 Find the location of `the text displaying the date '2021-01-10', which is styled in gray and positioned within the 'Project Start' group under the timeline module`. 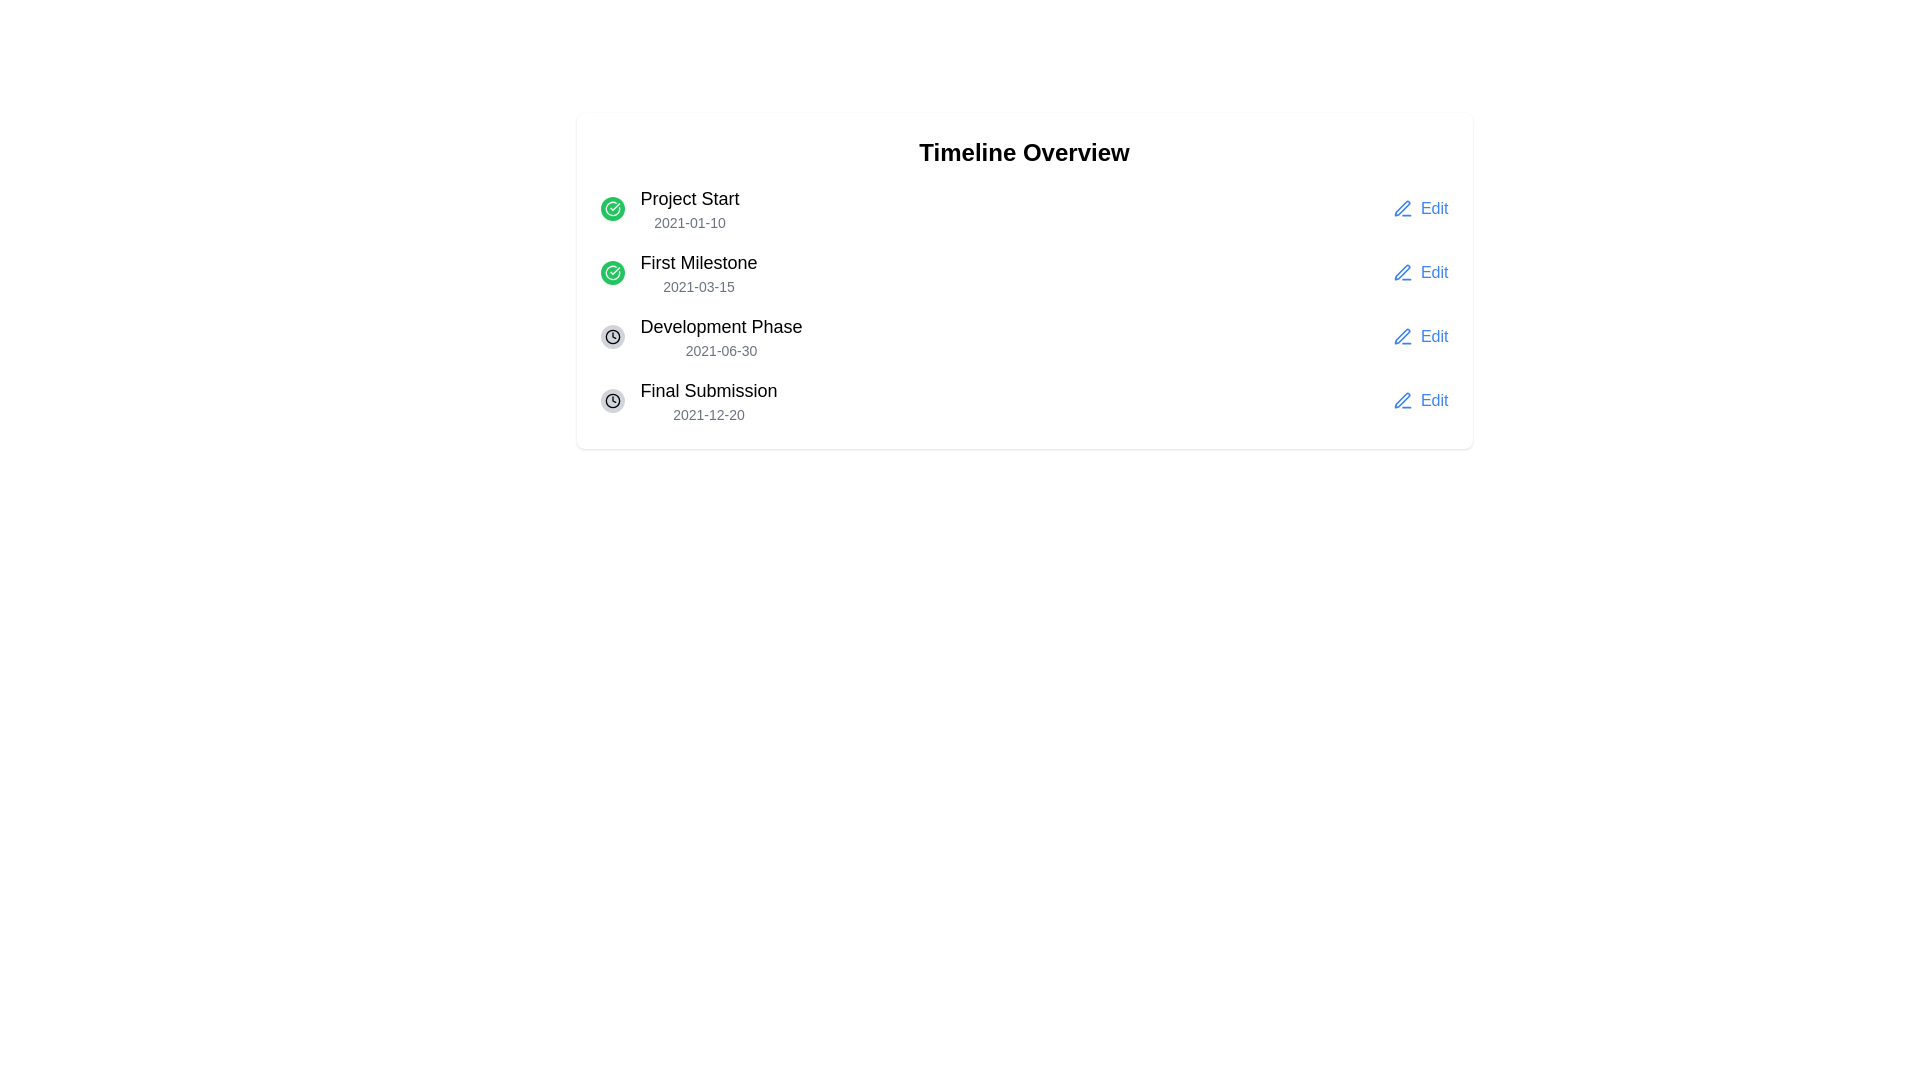

the text displaying the date '2021-01-10', which is styled in gray and positioned within the 'Project Start' group under the timeline module is located at coordinates (690, 223).